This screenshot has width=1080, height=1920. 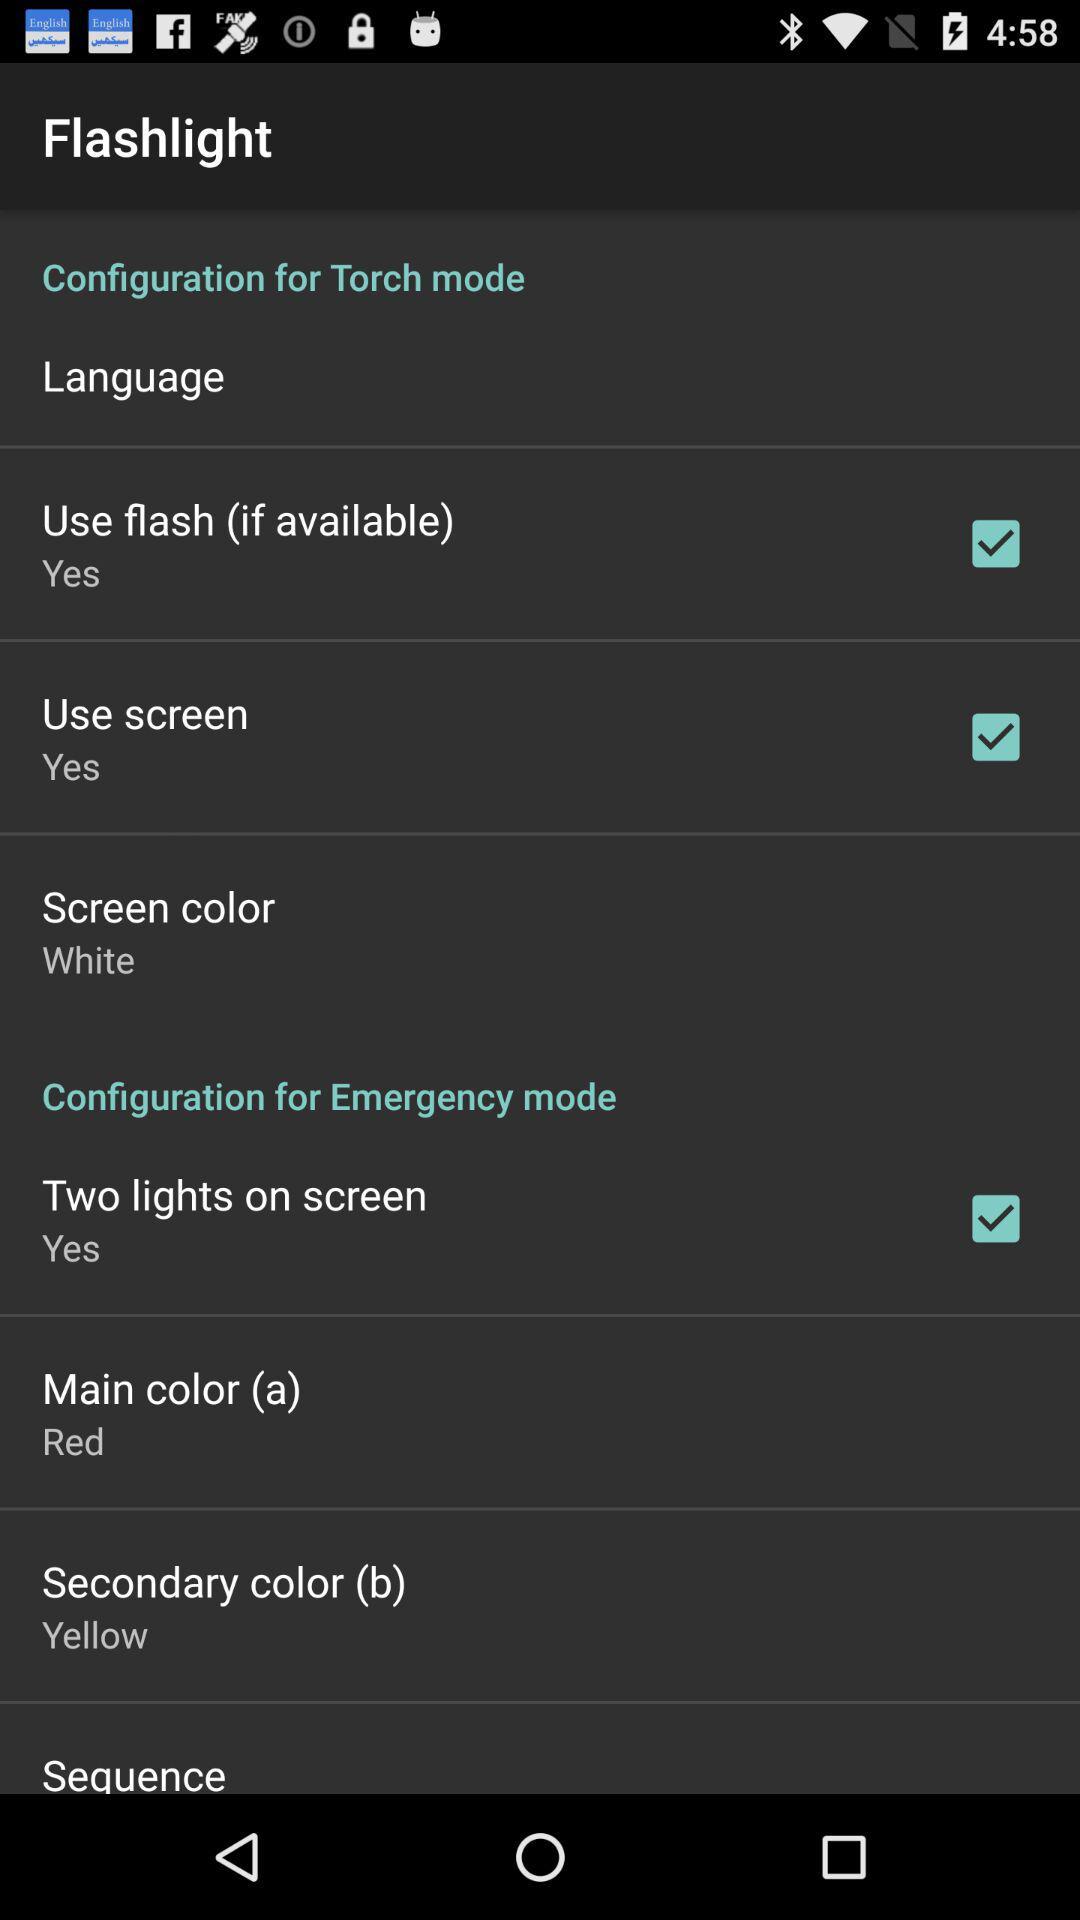 I want to click on the icon below screen color icon, so click(x=87, y=958).